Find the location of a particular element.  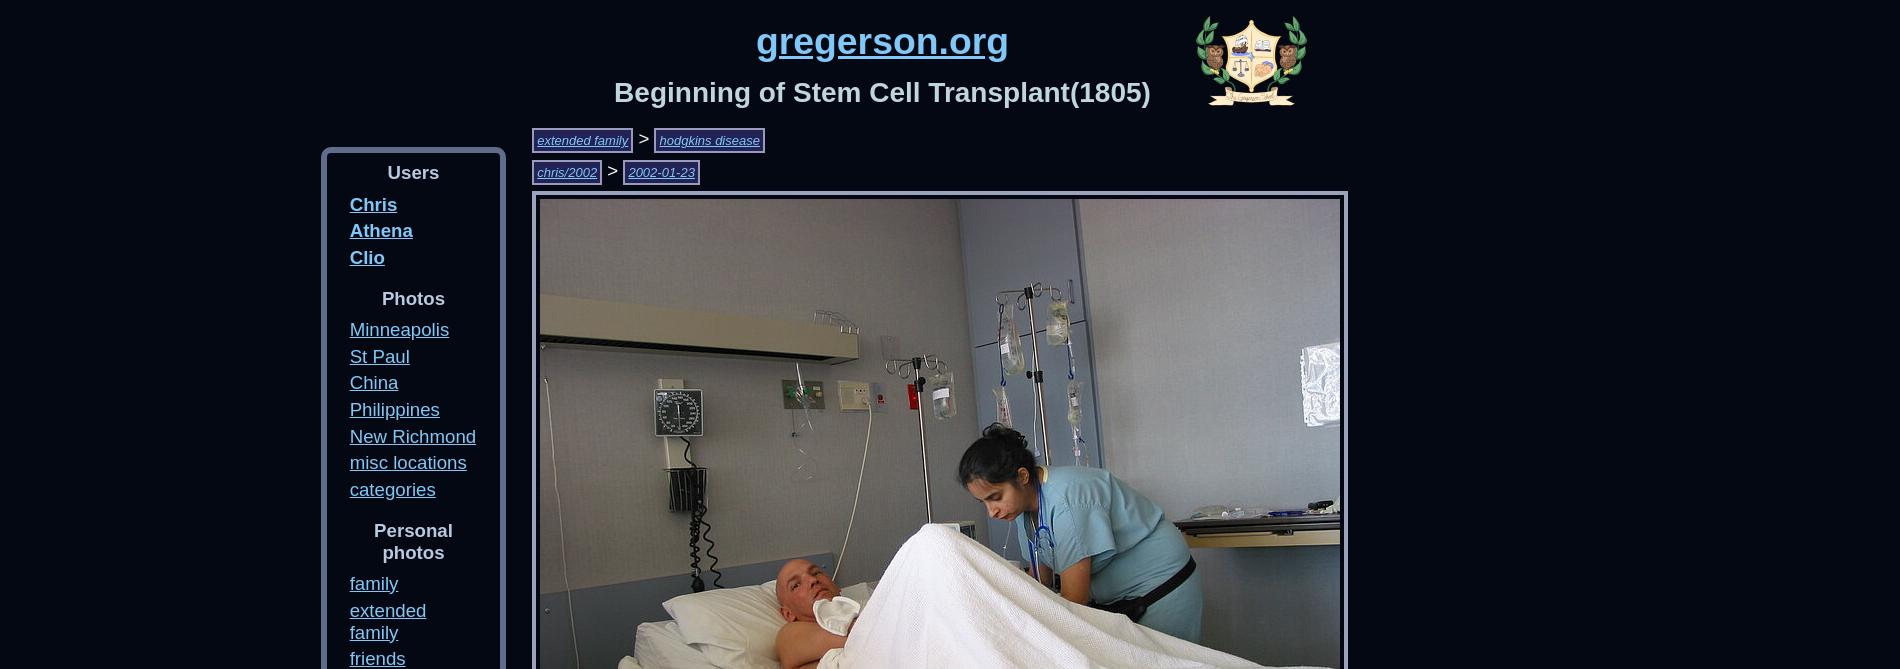

'Minneapolis' is located at coordinates (398, 328).